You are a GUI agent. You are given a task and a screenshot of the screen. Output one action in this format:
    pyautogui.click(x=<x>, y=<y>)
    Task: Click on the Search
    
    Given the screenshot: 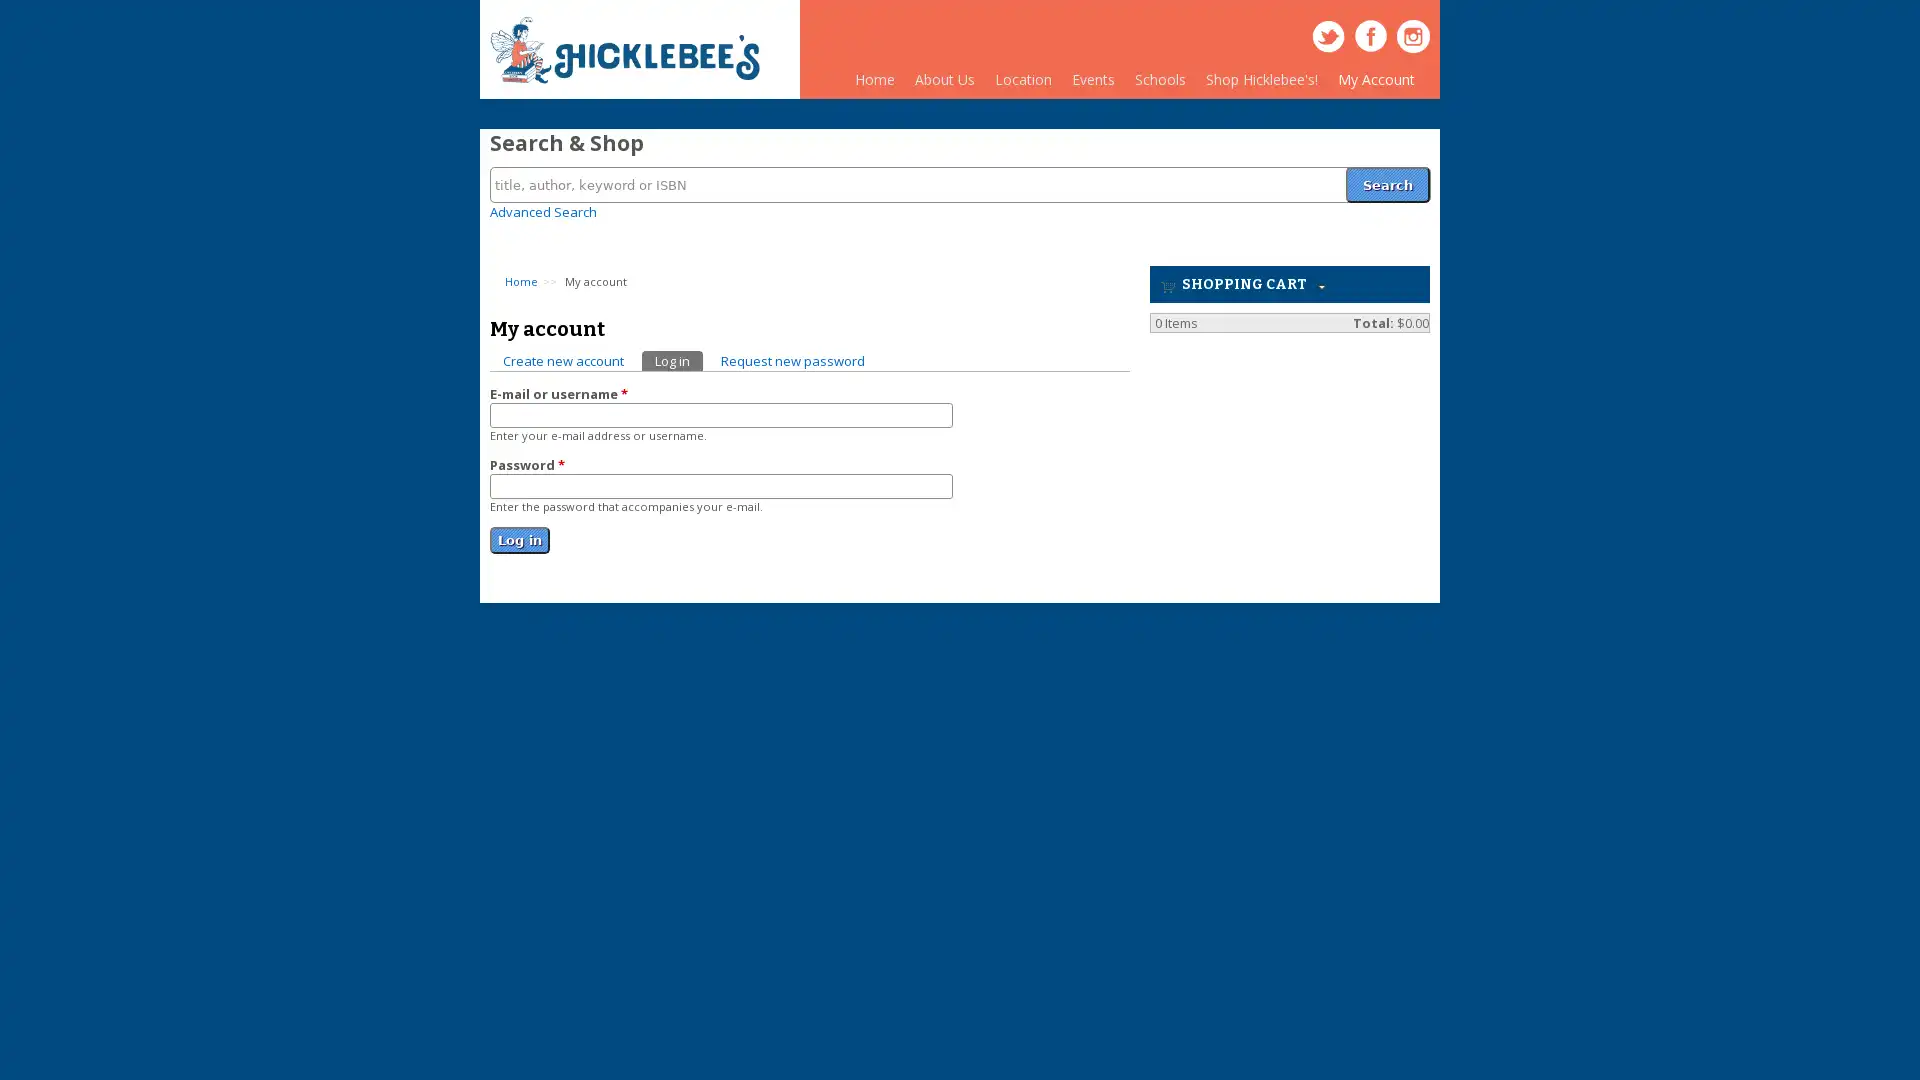 What is the action you would take?
    pyautogui.click(x=1386, y=172)
    